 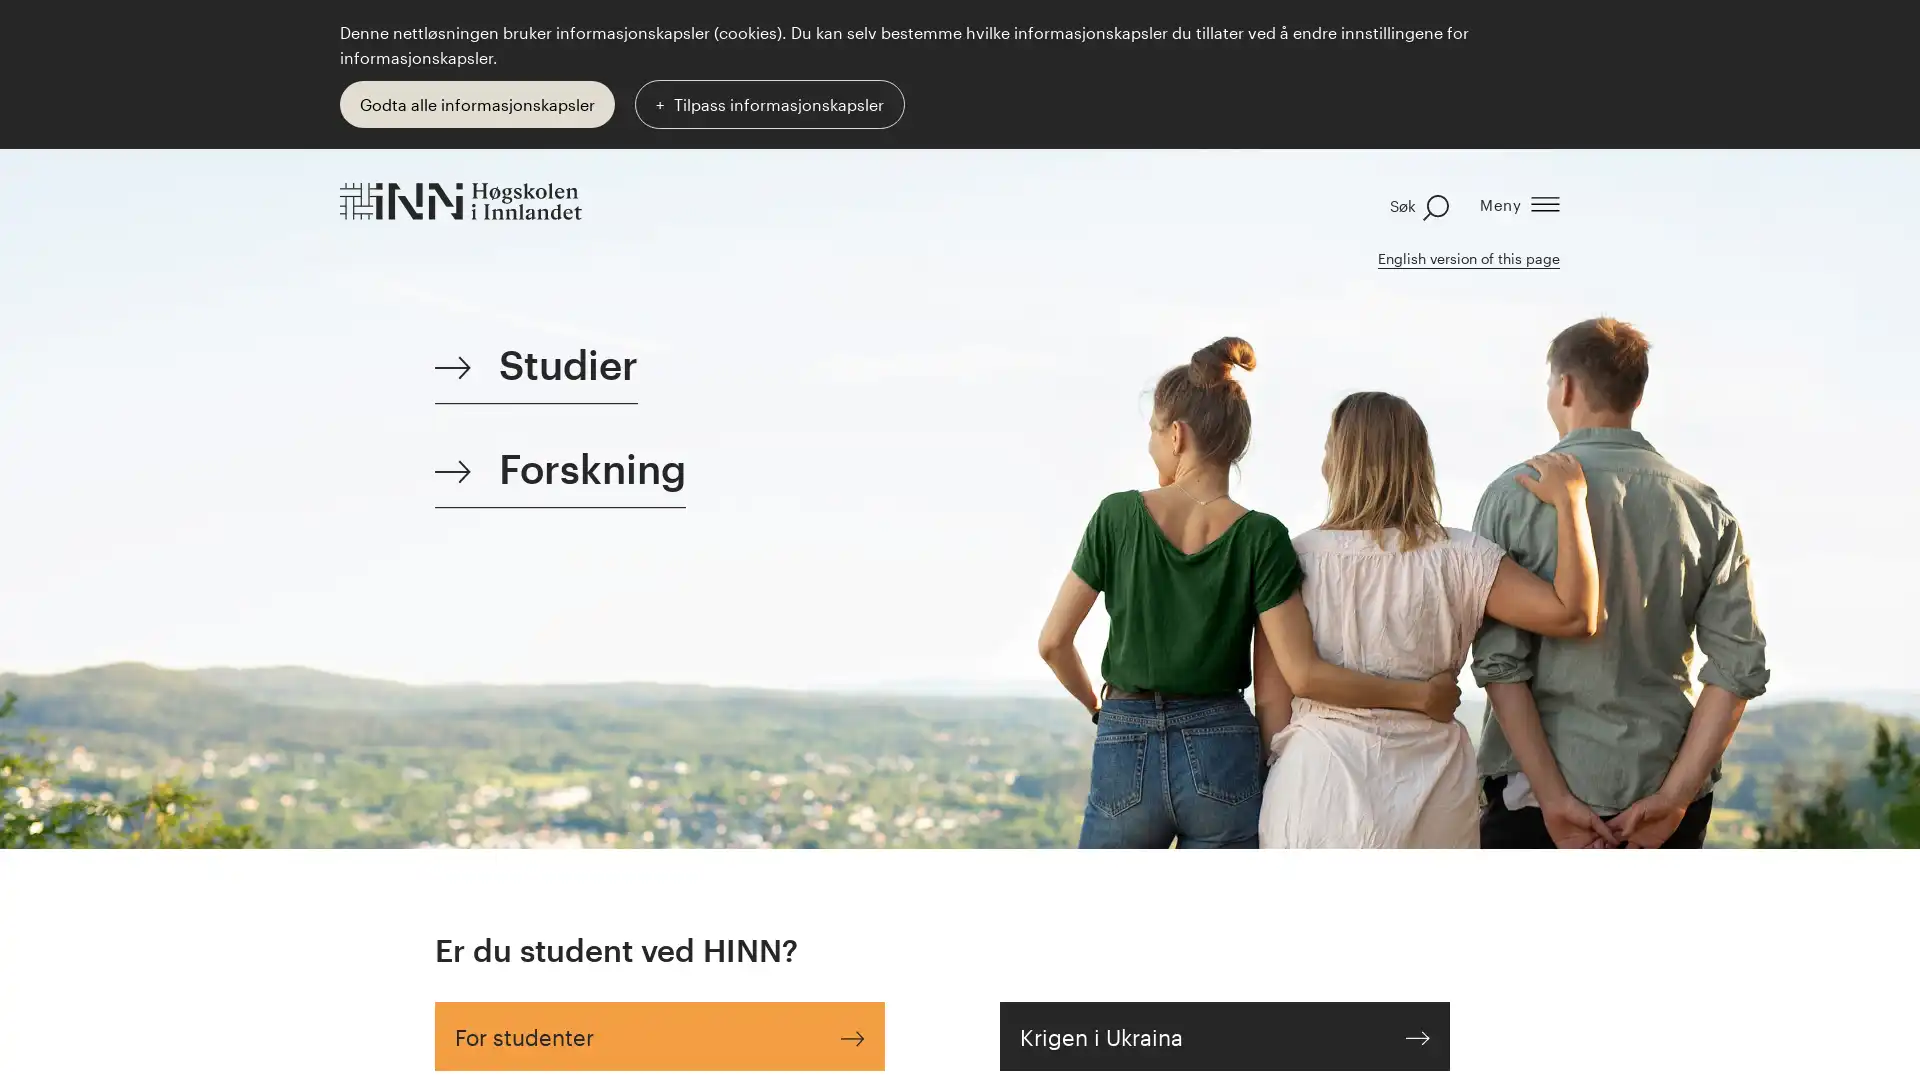 I want to click on Sk, so click(x=1409, y=204).